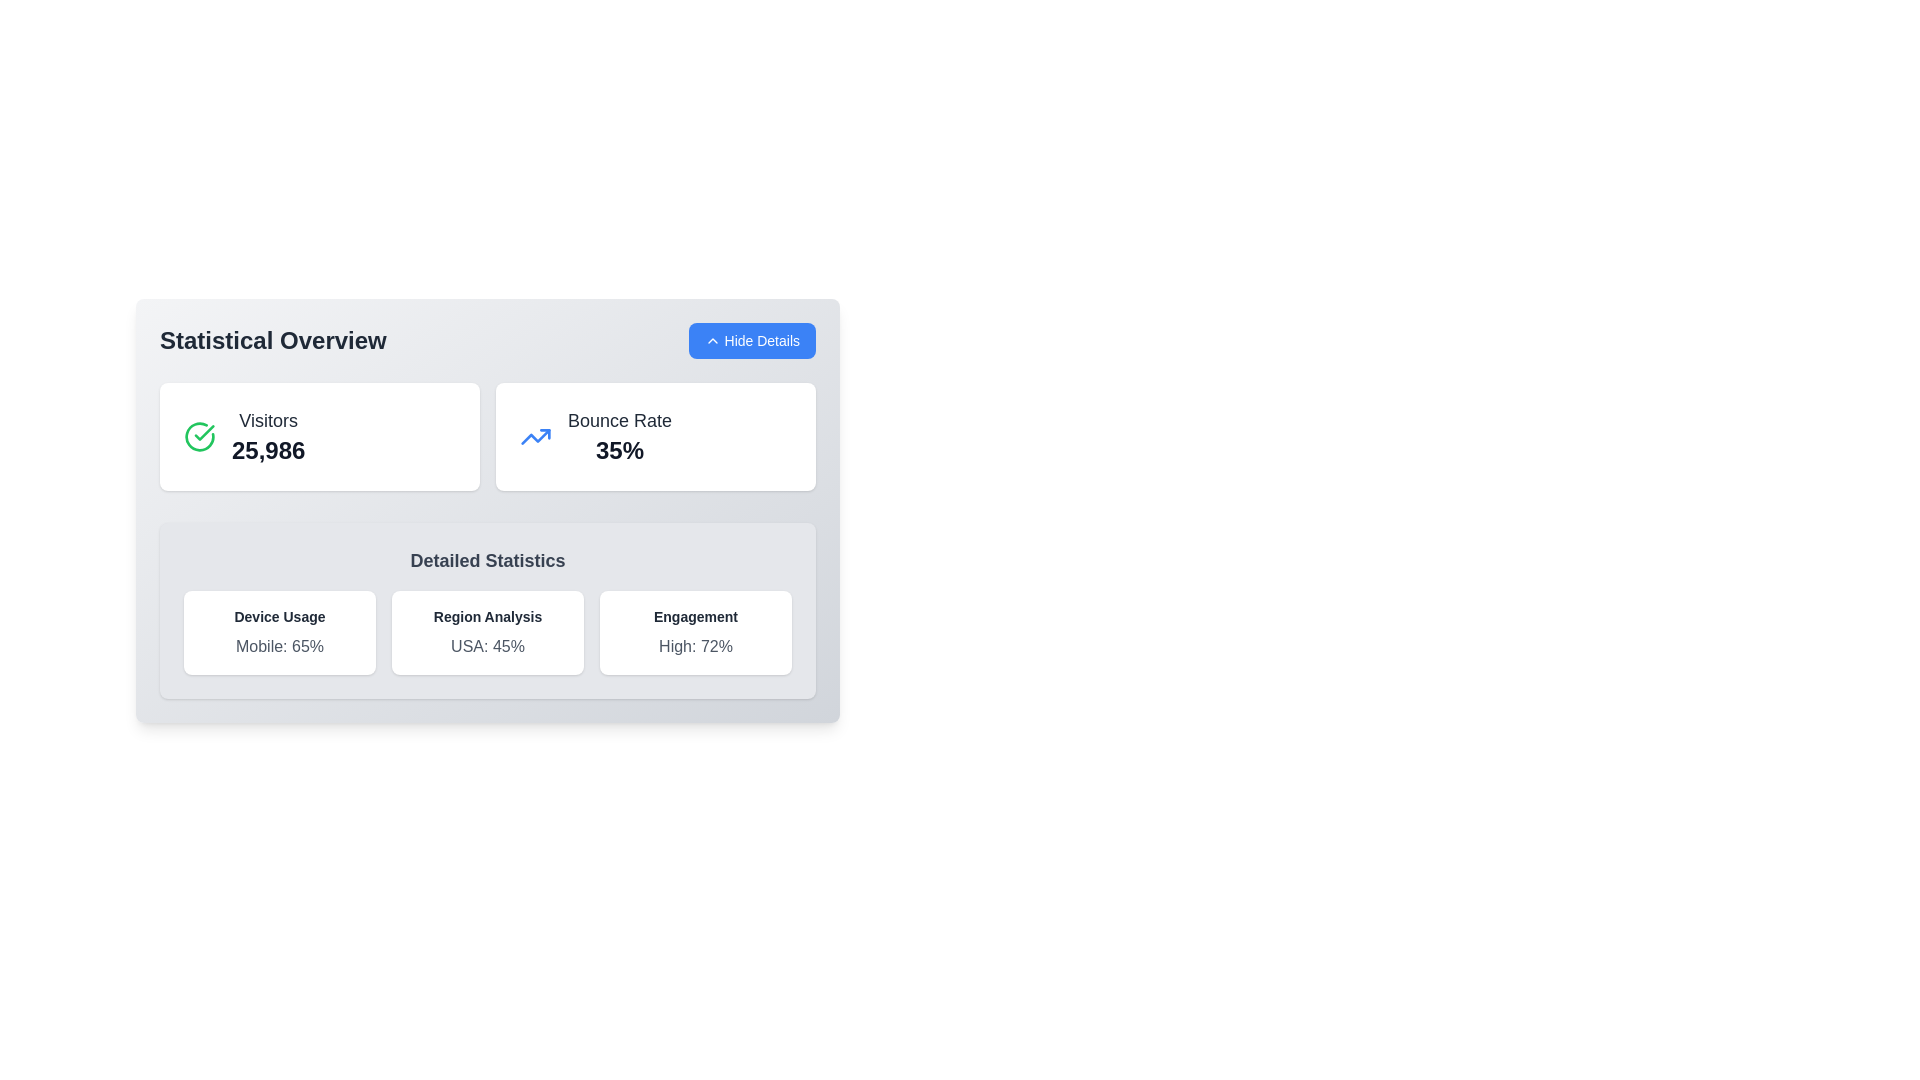 The width and height of the screenshot is (1920, 1080). What do you see at coordinates (488, 560) in the screenshot?
I see `the Text label that acts as a title or header for the subsequent statistics, which is centrally located in a light grey box with rounded corners` at bounding box center [488, 560].